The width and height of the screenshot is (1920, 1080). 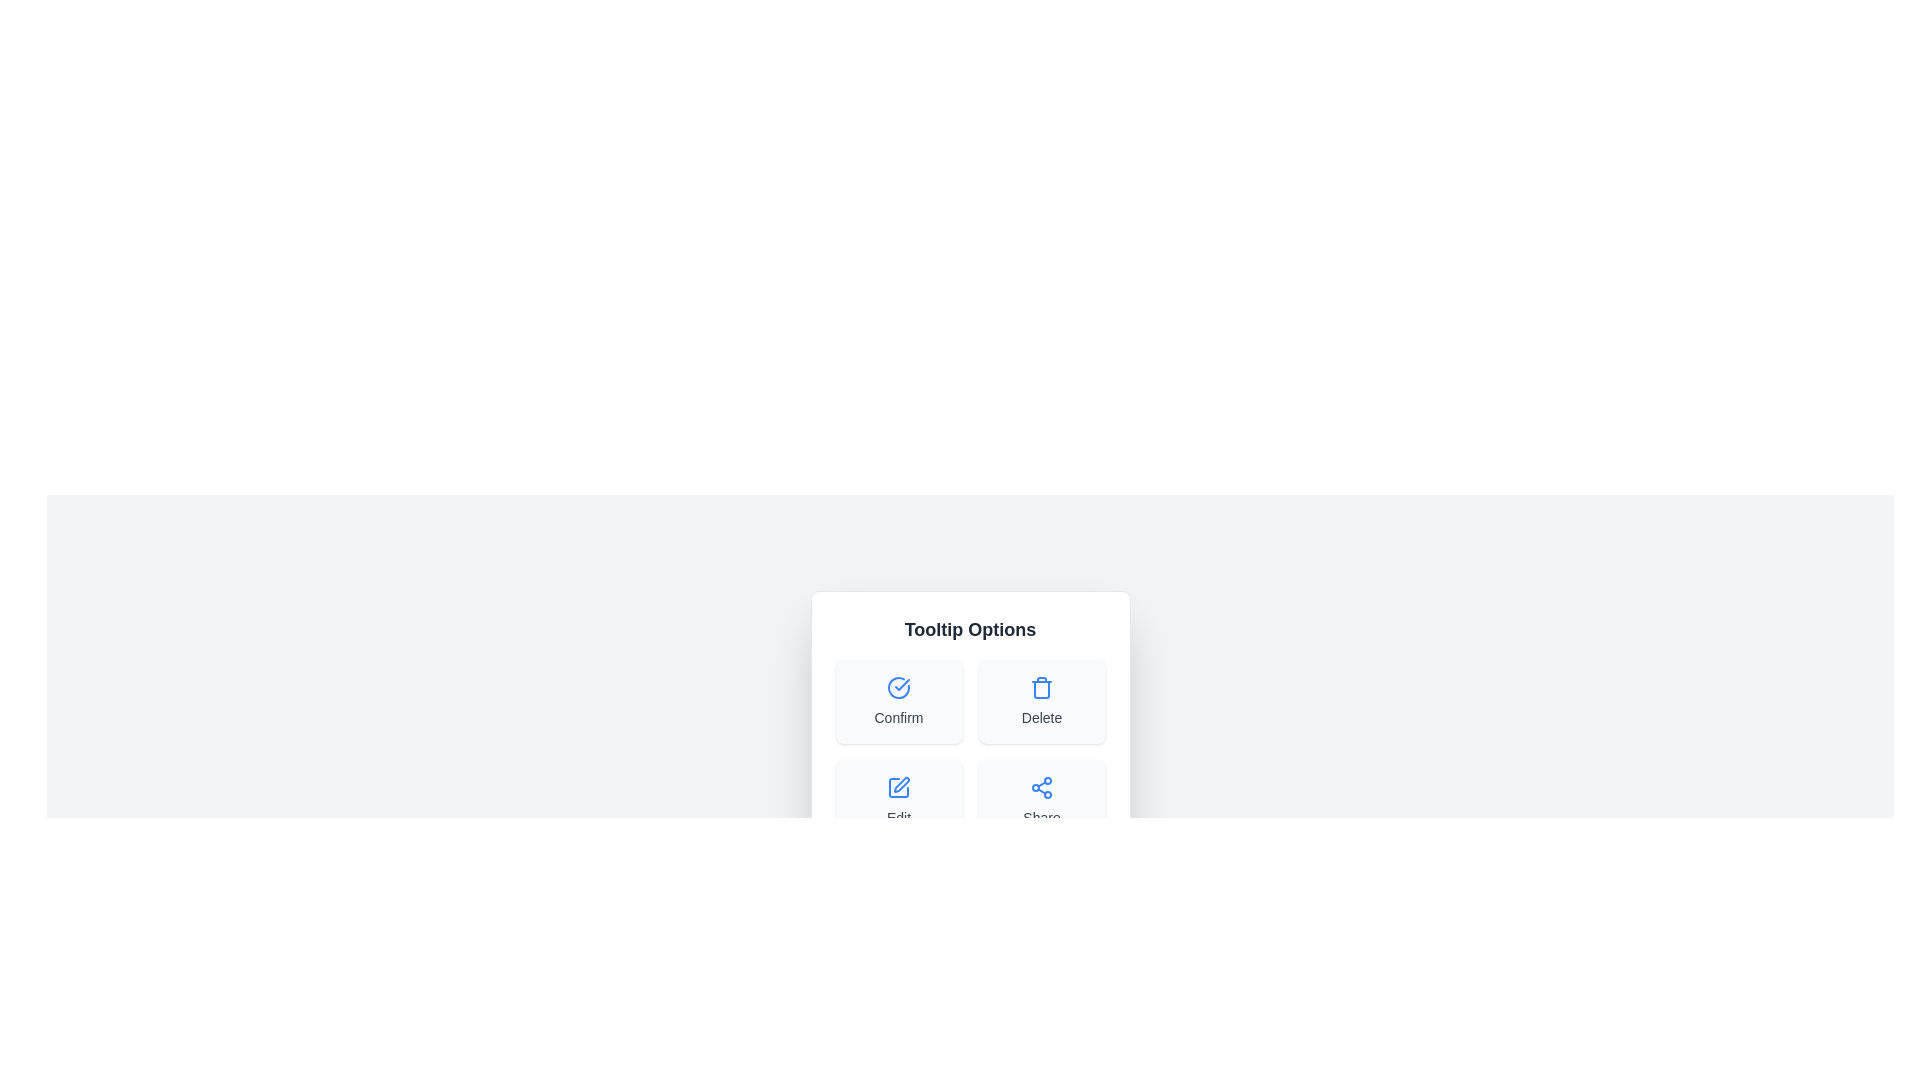 I want to click on the checkmark icon within the tooltip under the 'Confirm' button, which is styled with a blue stroke and is part of an SVG graphic, so click(x=901, y=684).